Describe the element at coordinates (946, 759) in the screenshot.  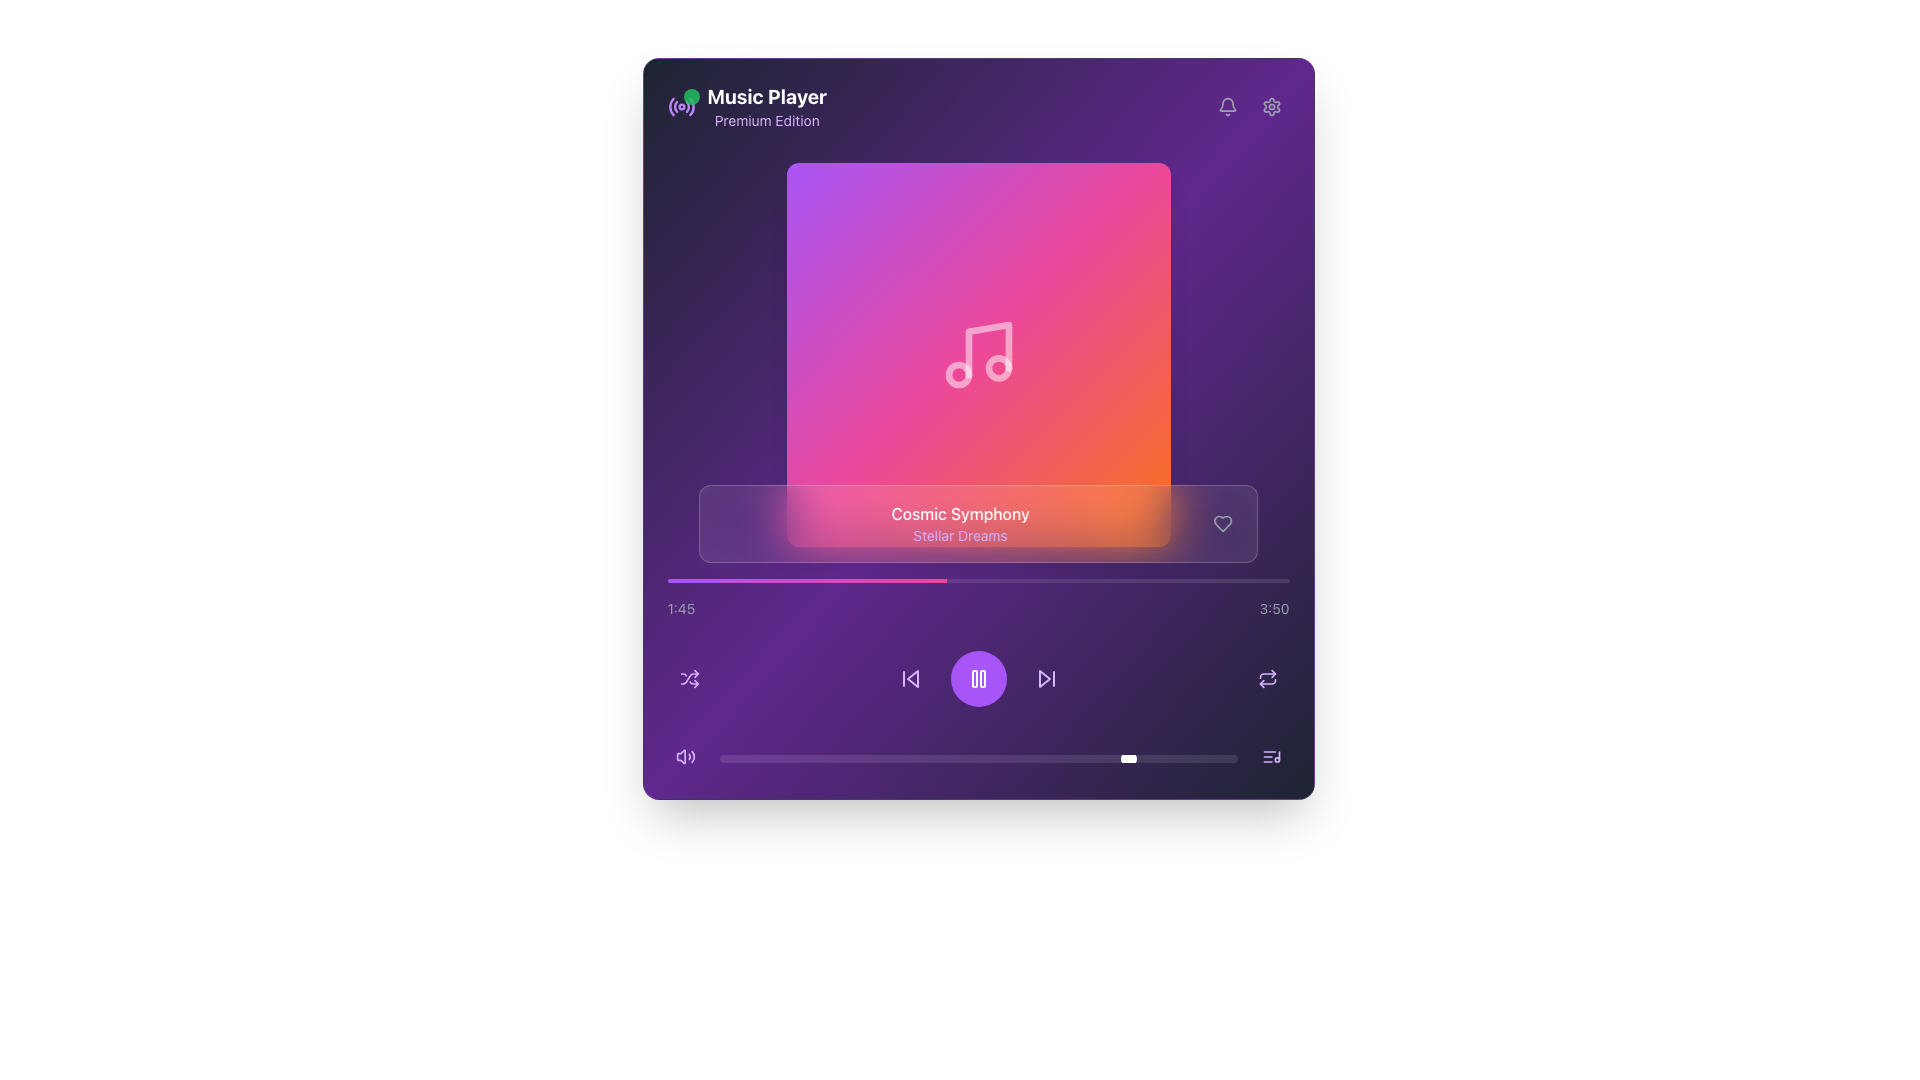
I see `the slider` at that location.